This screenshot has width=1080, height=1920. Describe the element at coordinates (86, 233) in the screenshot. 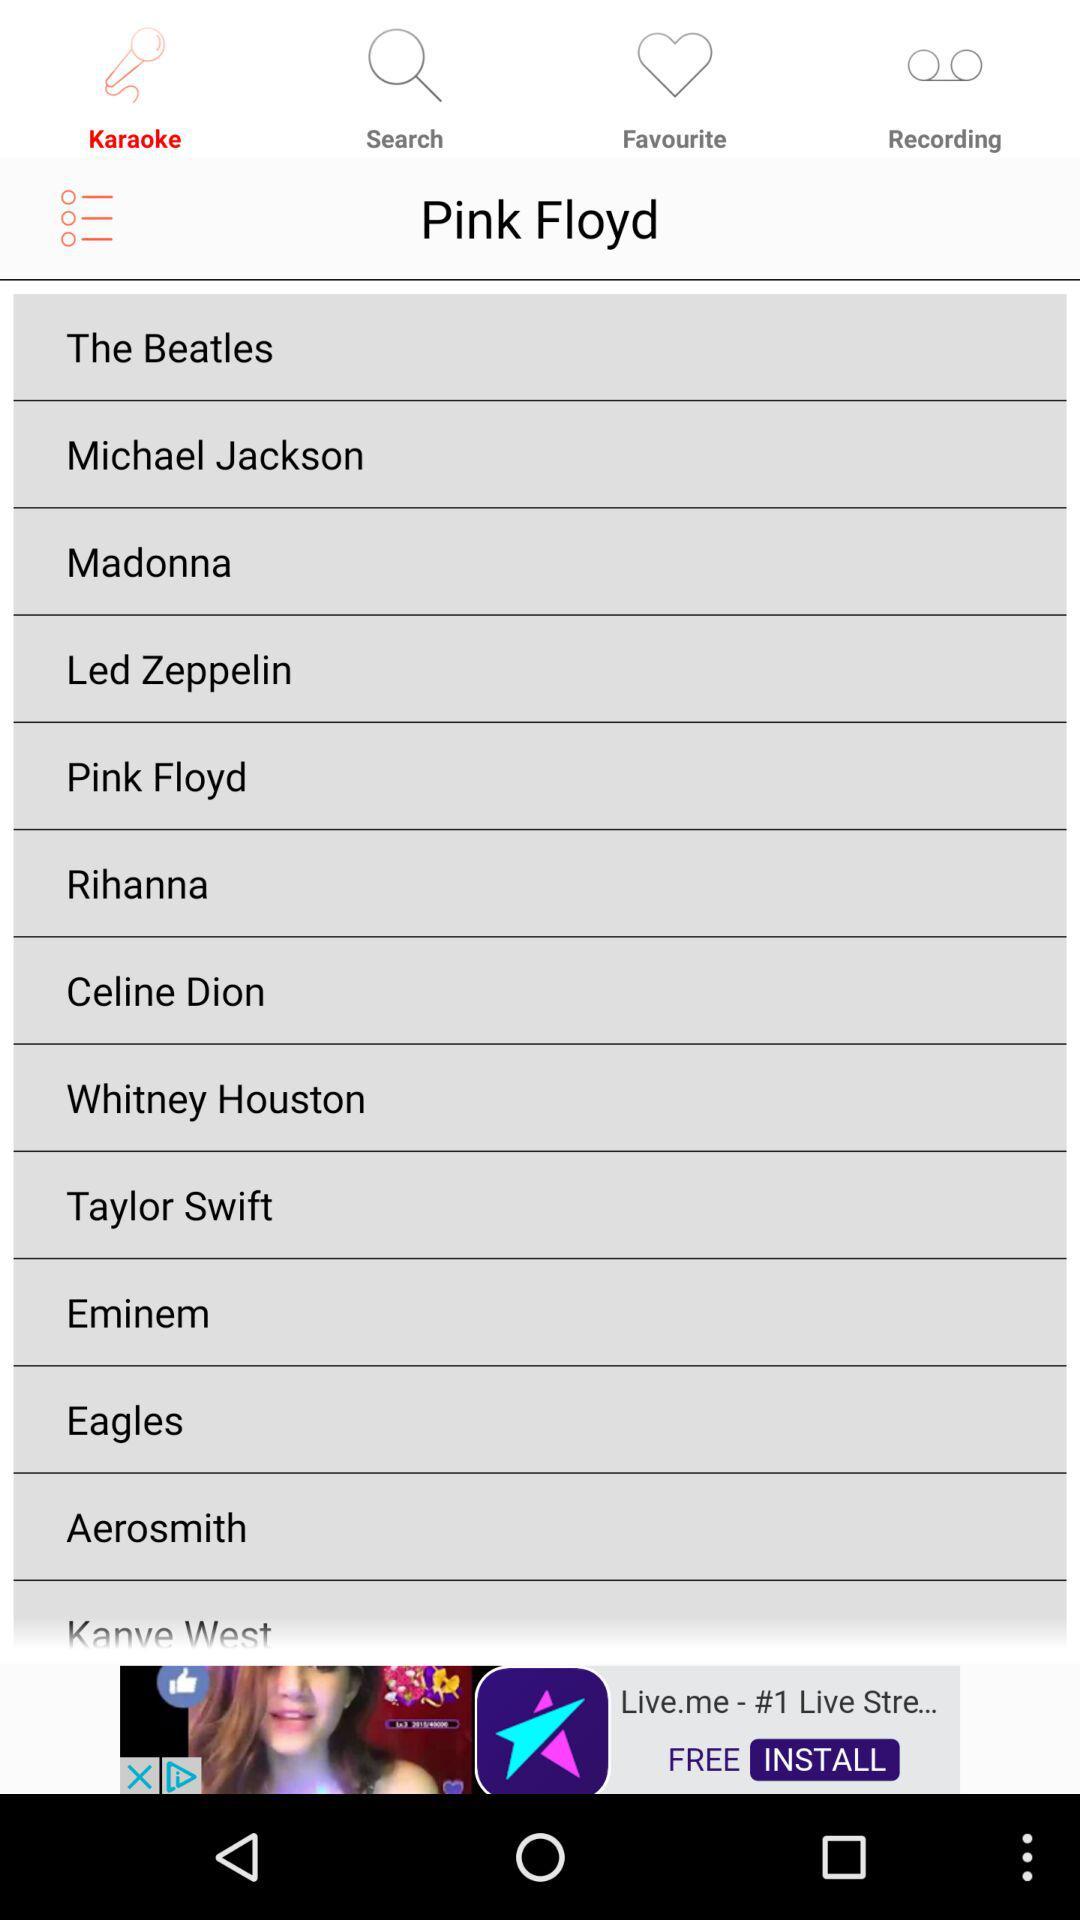

I see `the list icon` at that location.